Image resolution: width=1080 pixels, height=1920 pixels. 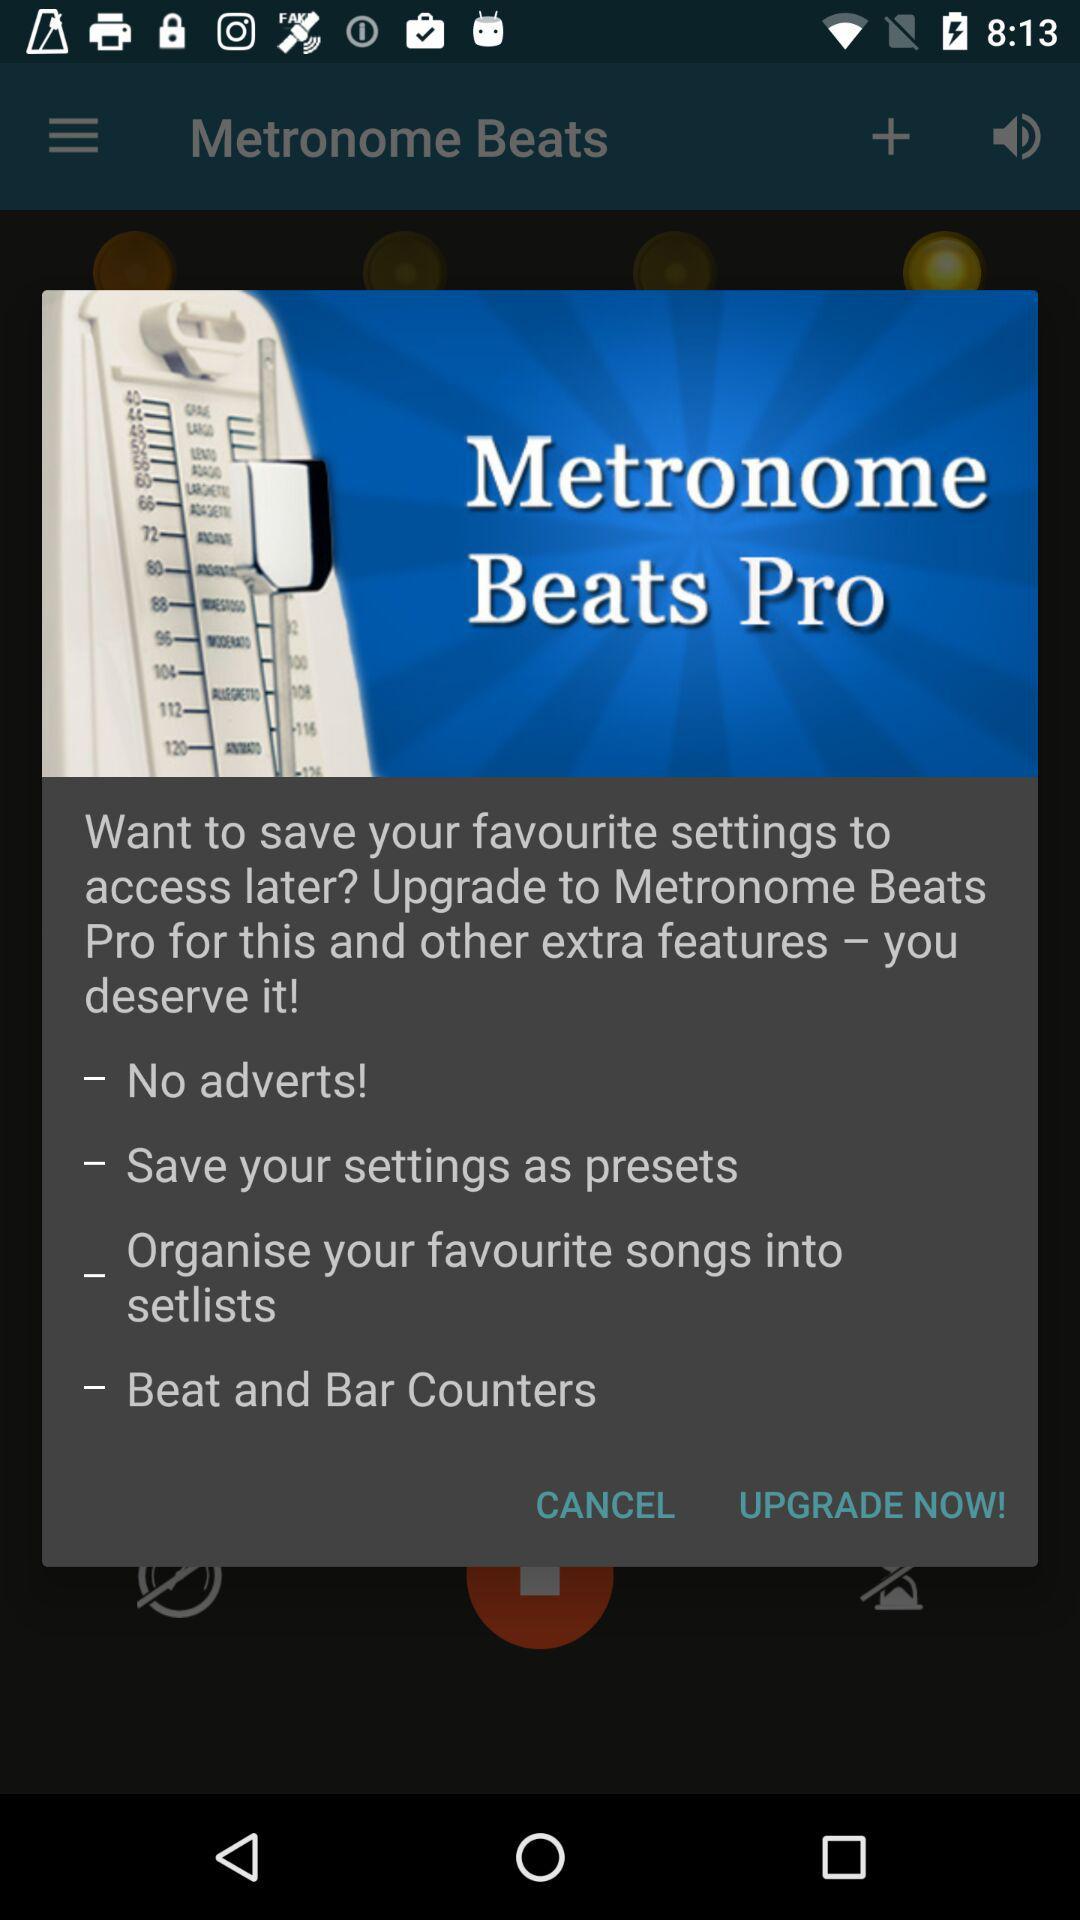 I want to click on item next to upgrade now! item, so click(x=604, y=1503).